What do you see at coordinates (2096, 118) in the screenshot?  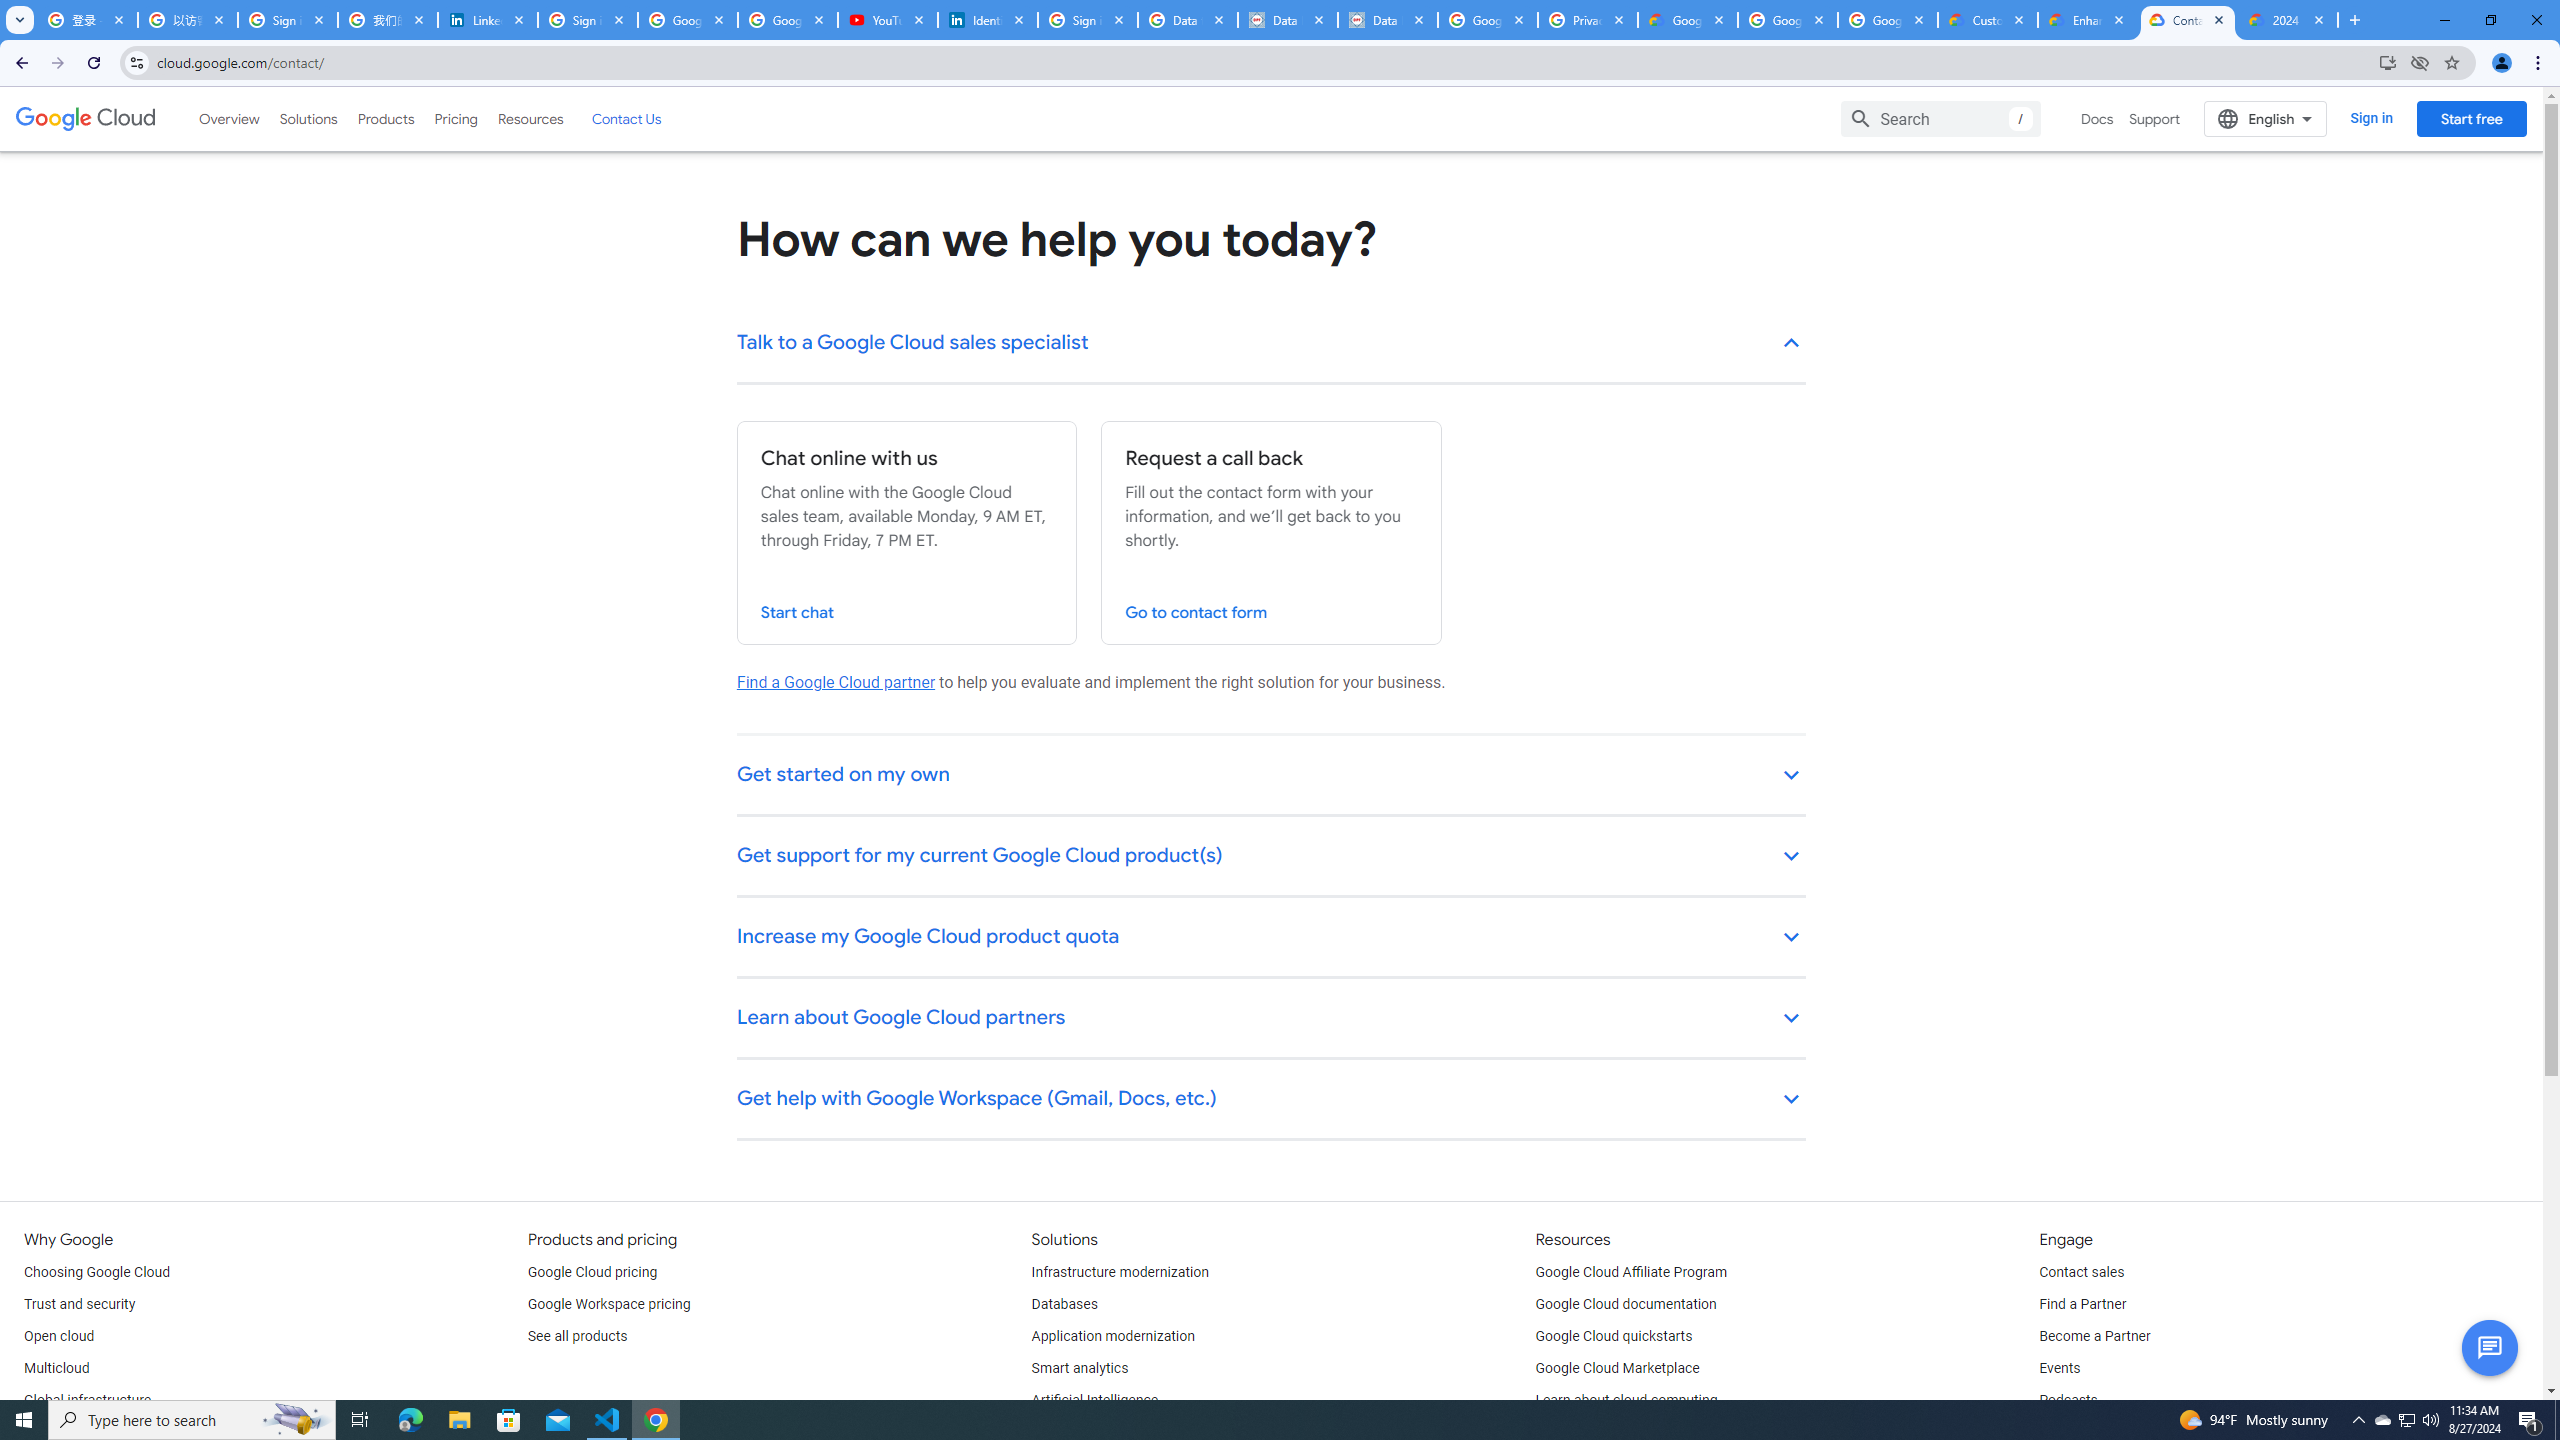 I see `'Docs'` at bounding box center [2096, 118].